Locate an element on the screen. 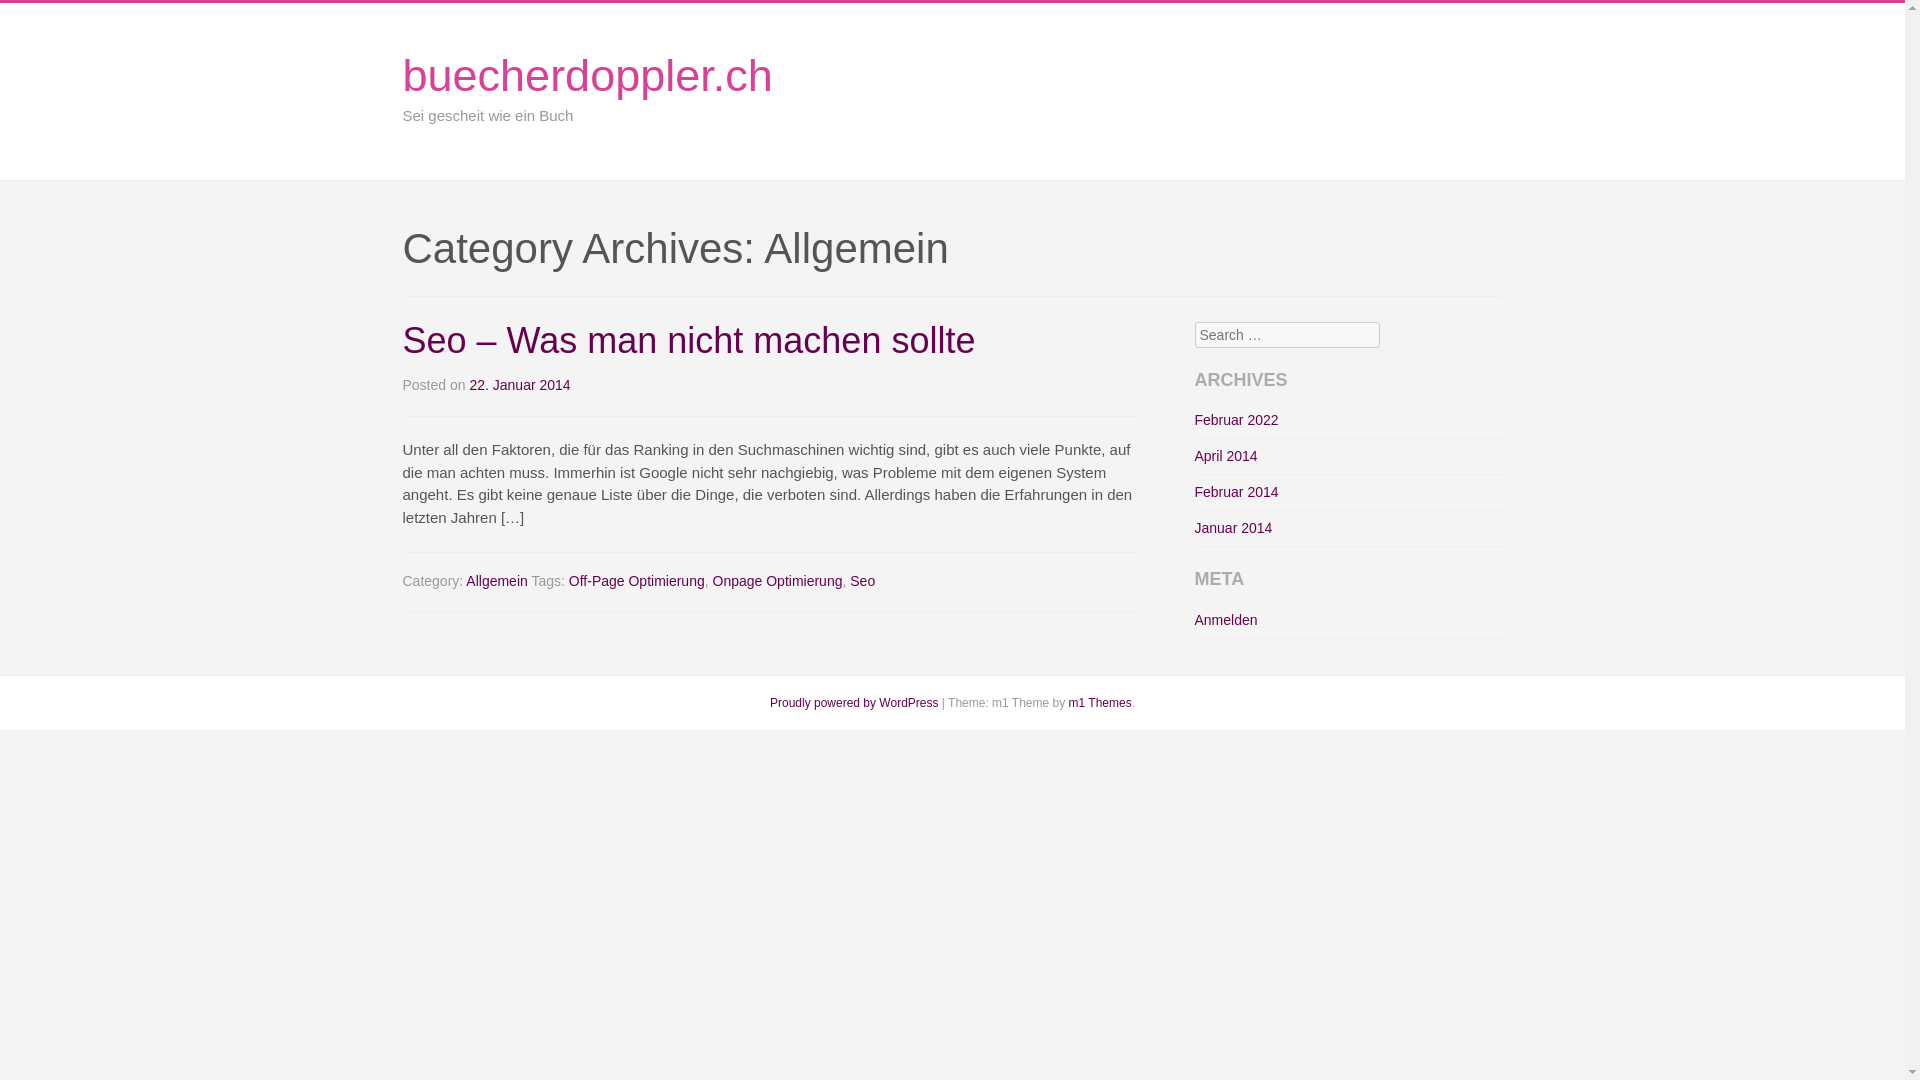 Image resolution: width=1920 pixels, height=1080 pixels. 'Januar 2014' is located at coordinates (1232, 527).